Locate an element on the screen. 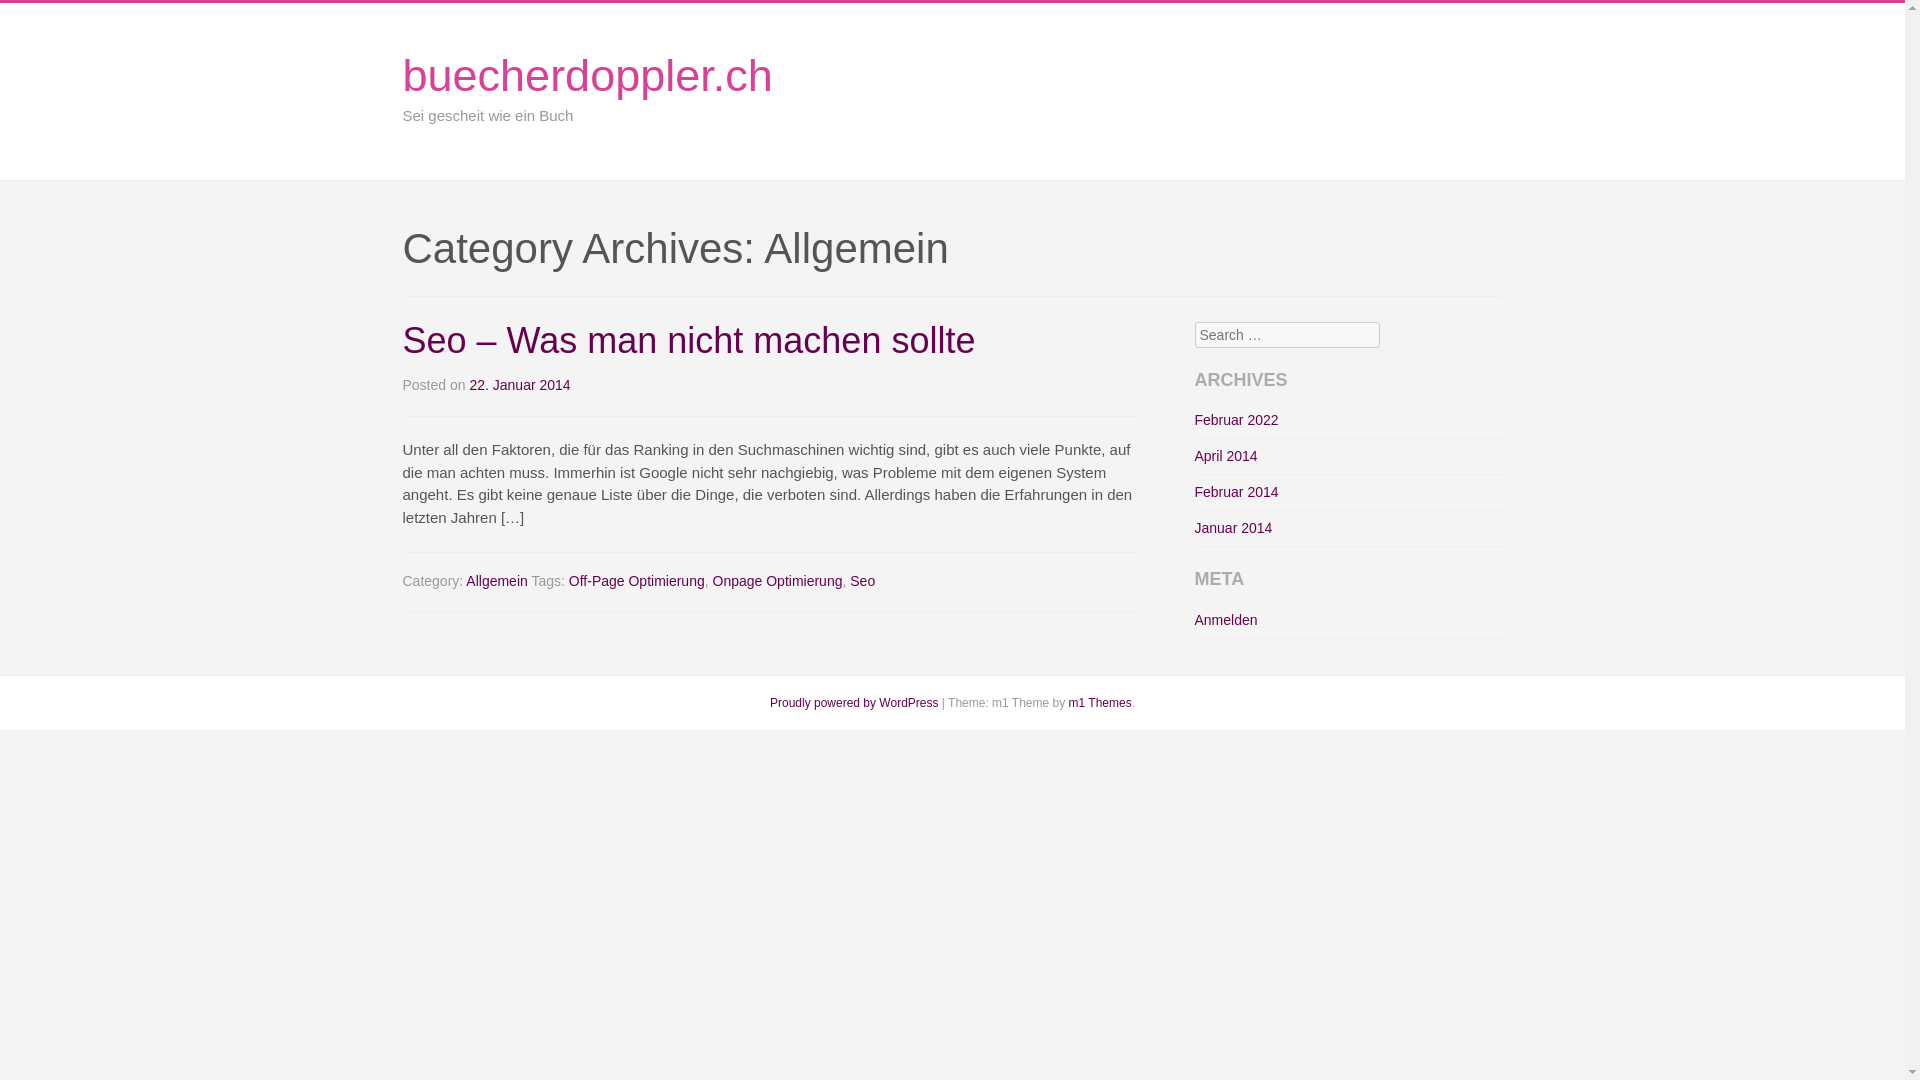 Image resolution: width=1920 pixels, height=1080 pixels. 'Januar 2014' is located at coordinates (1232, 527).